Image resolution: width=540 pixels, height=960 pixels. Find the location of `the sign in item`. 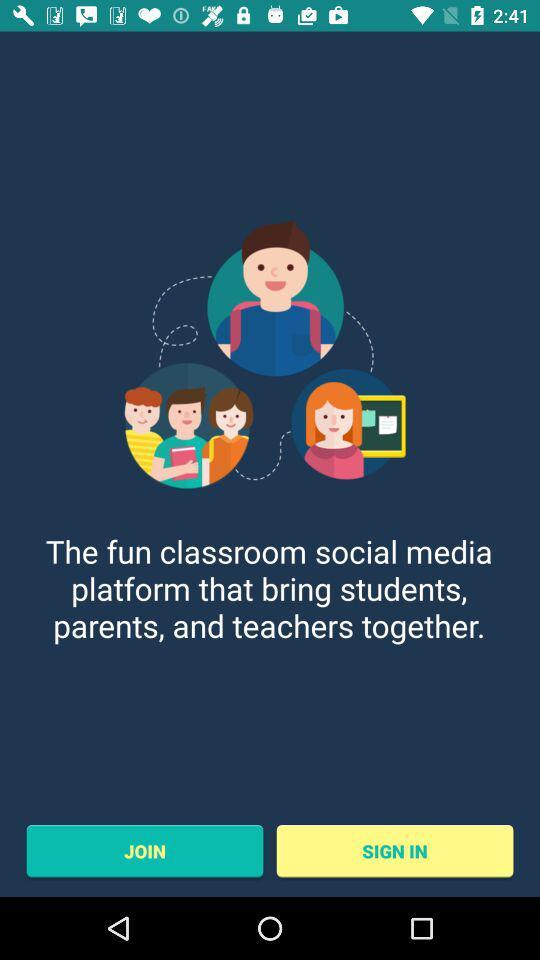

the sign in item is located at coordinates (395, 850).